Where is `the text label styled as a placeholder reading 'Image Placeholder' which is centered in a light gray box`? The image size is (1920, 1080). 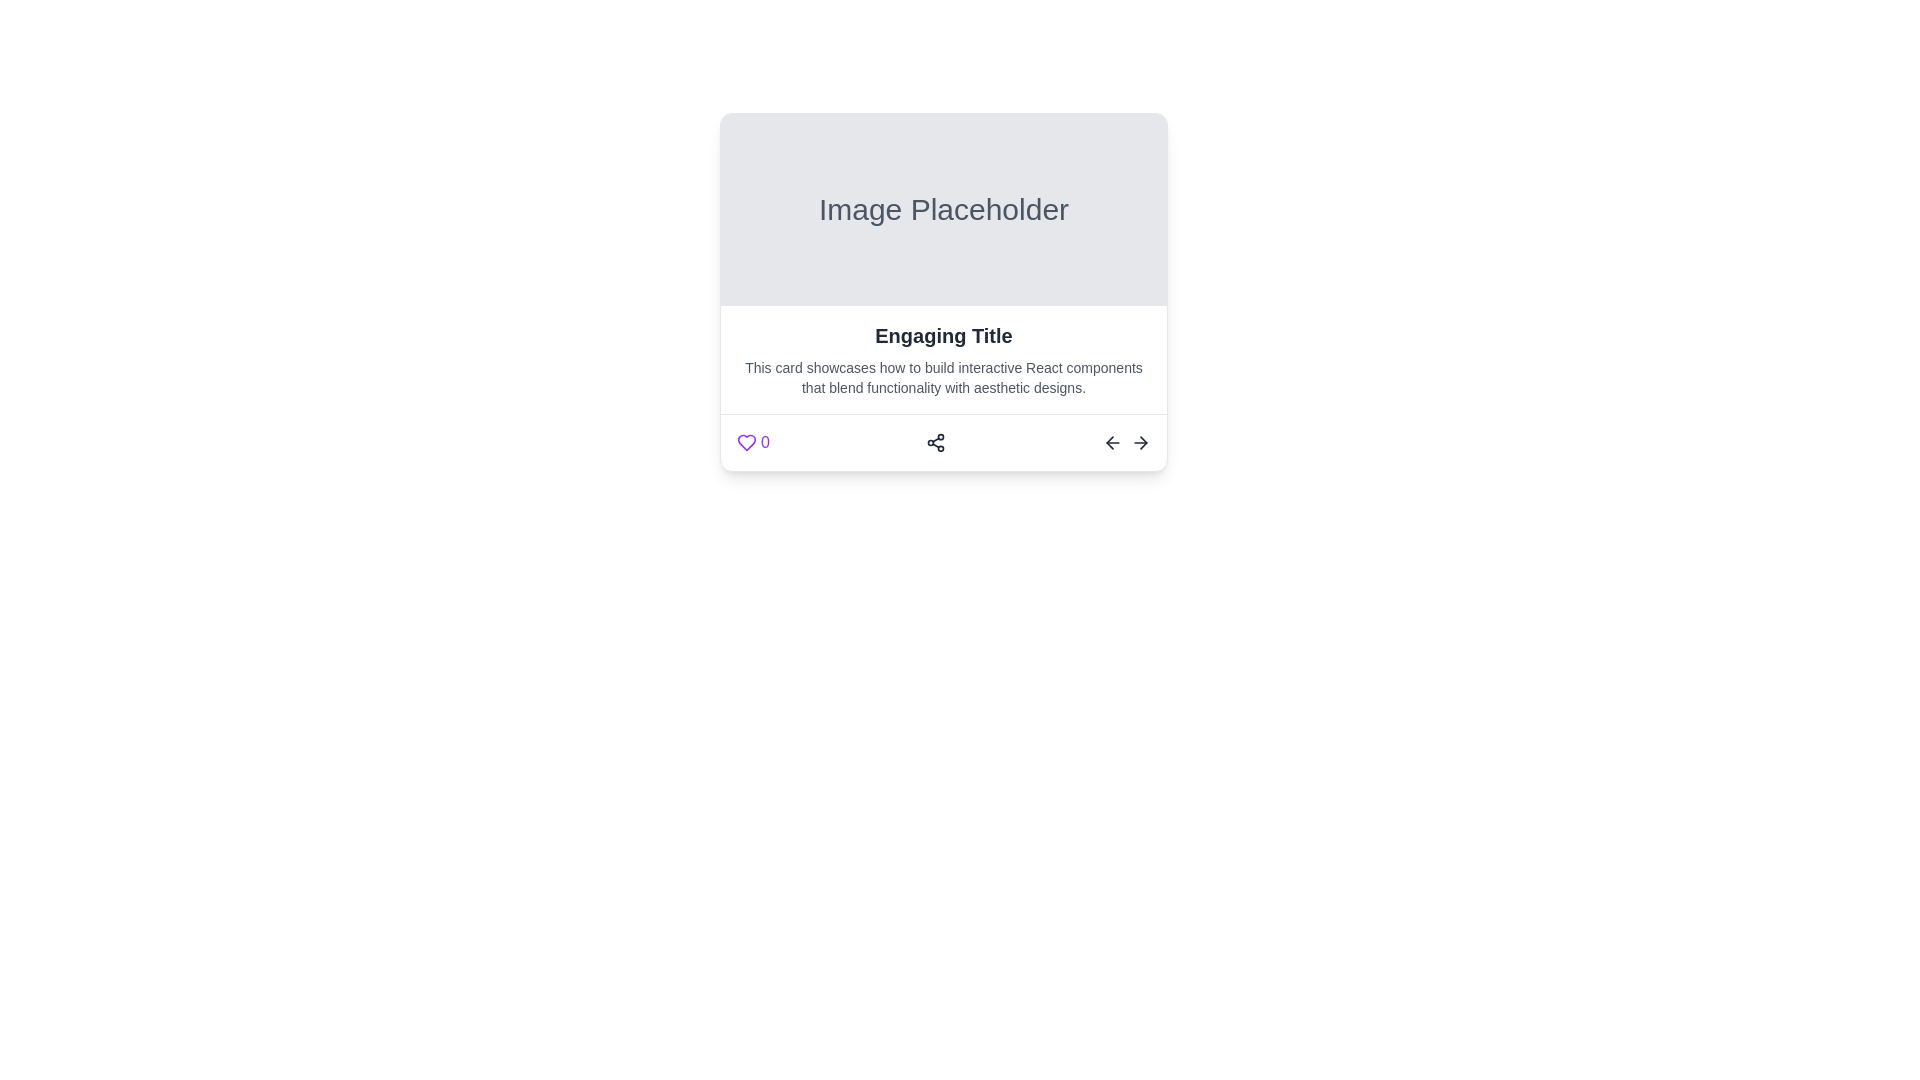 the text label styled as a placeholder reading 'Image Placeholder' which is centered in a light gray box is located at coordinates (943, 209).